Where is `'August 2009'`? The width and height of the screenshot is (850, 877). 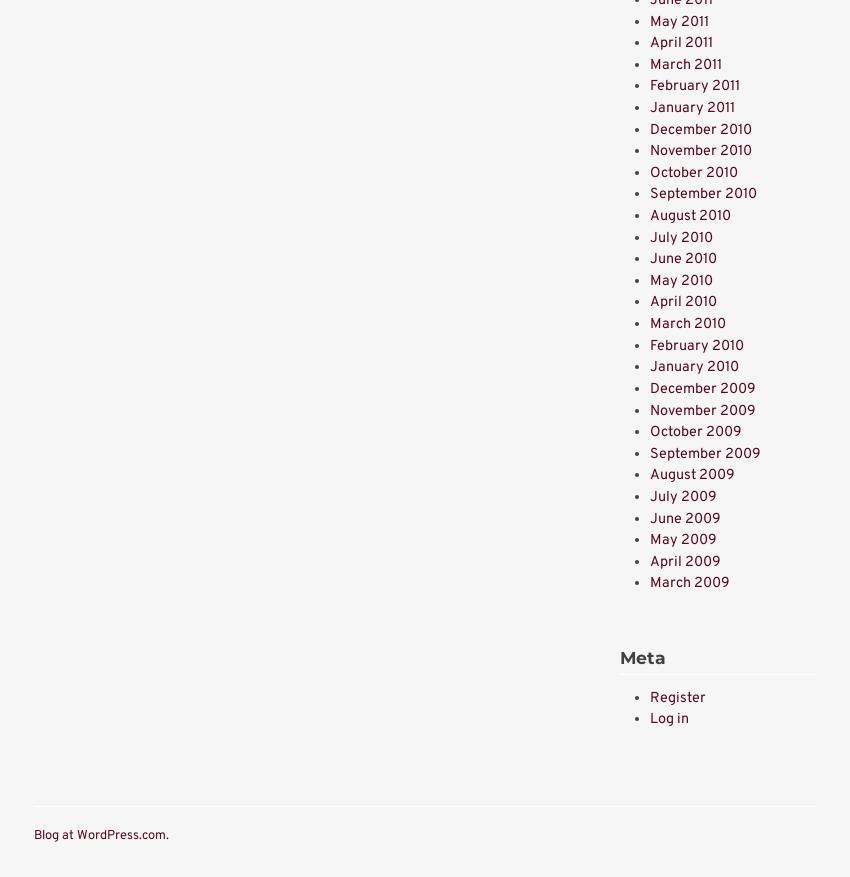 'August 2009' is located at coordinates (691, 475).